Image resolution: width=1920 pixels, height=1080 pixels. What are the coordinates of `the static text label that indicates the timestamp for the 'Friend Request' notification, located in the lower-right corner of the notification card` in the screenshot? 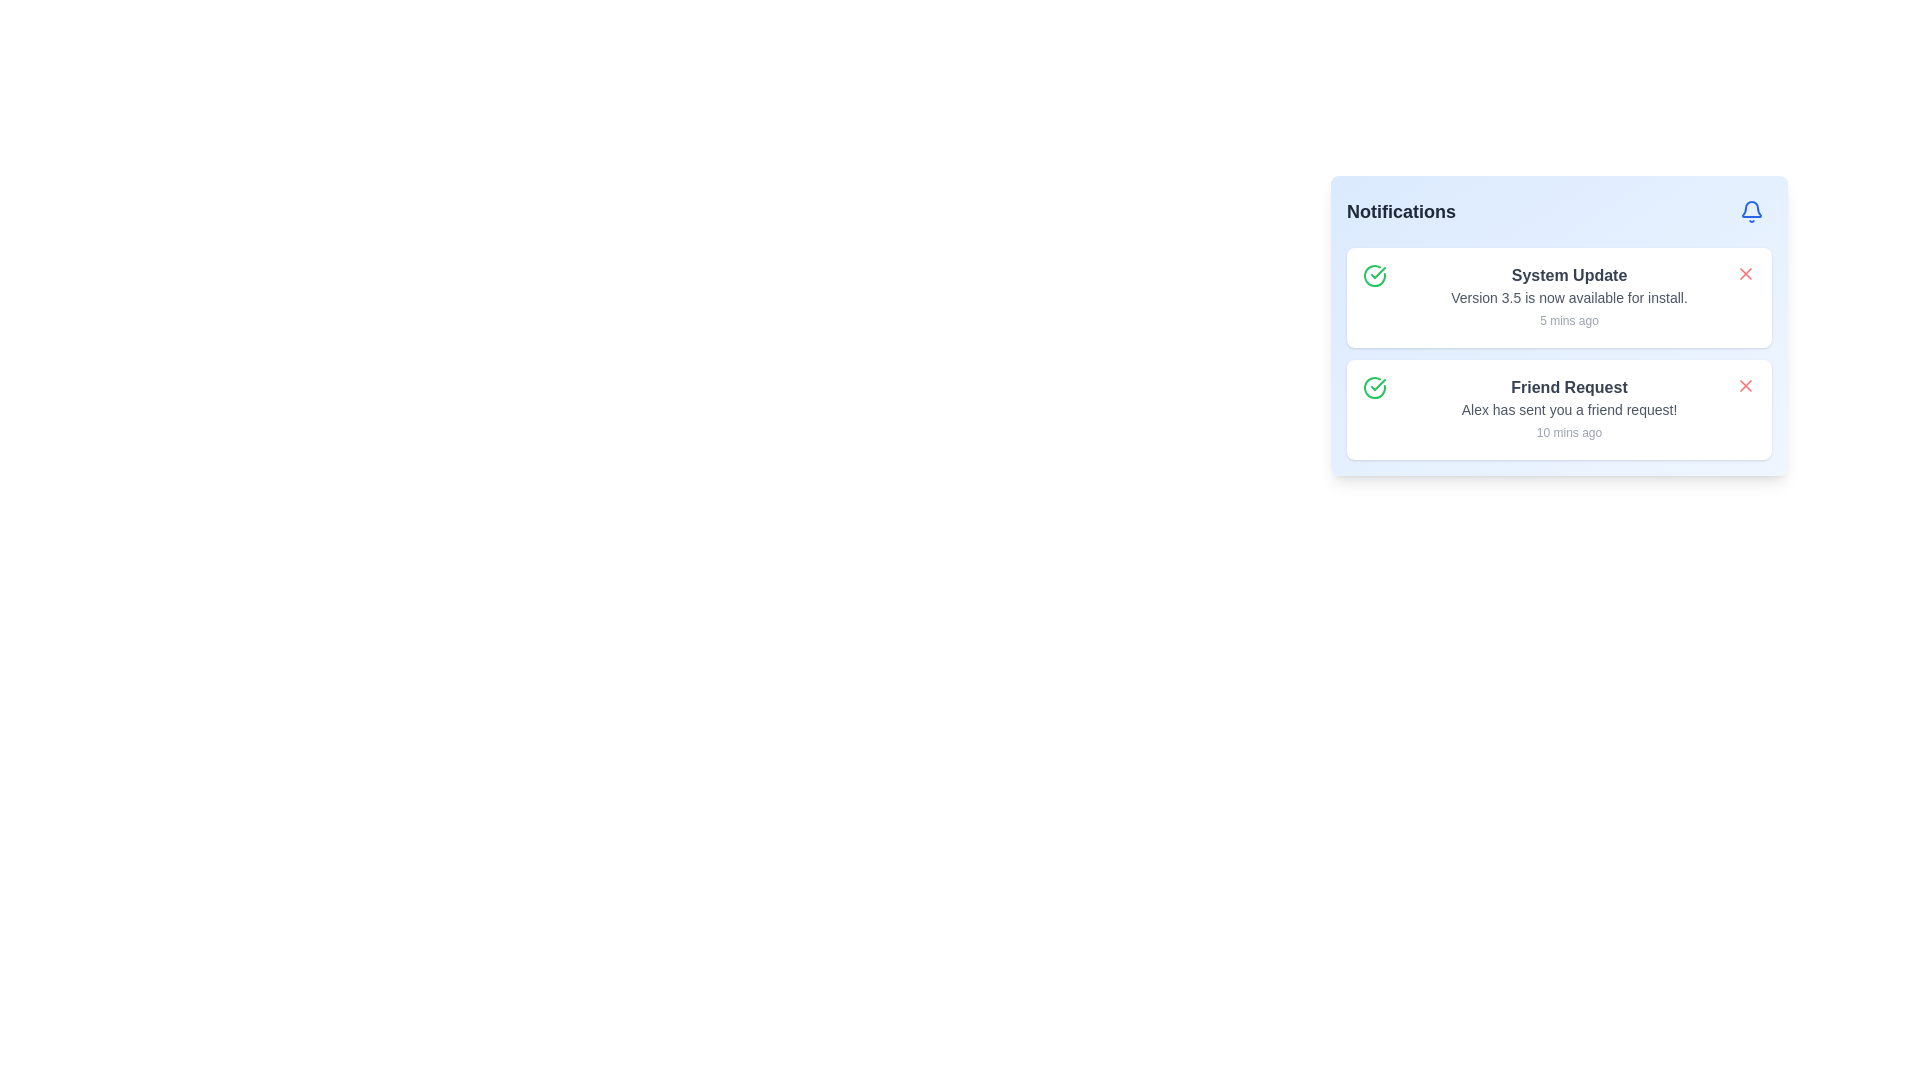 It's located at (1568, 431).